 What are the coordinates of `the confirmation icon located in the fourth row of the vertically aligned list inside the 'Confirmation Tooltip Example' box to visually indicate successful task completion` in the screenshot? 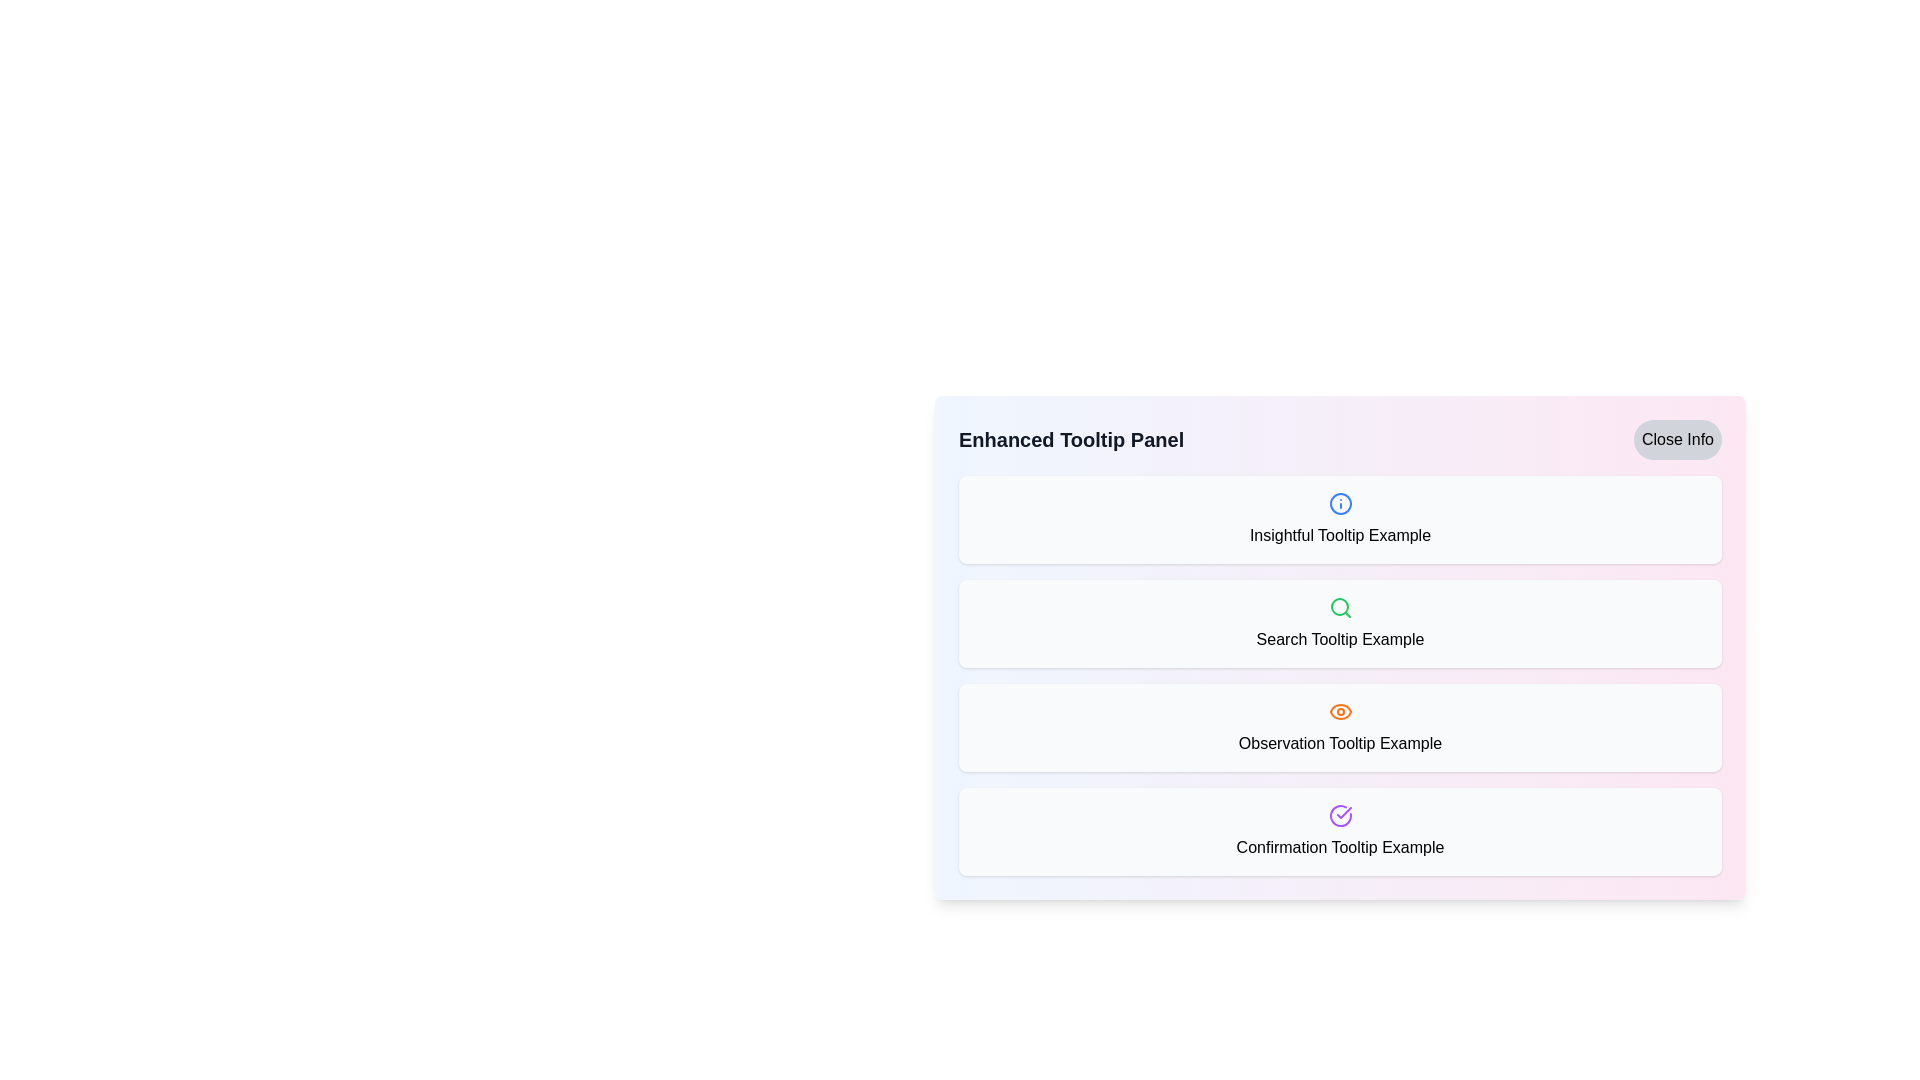 It's located at (1340, 816).